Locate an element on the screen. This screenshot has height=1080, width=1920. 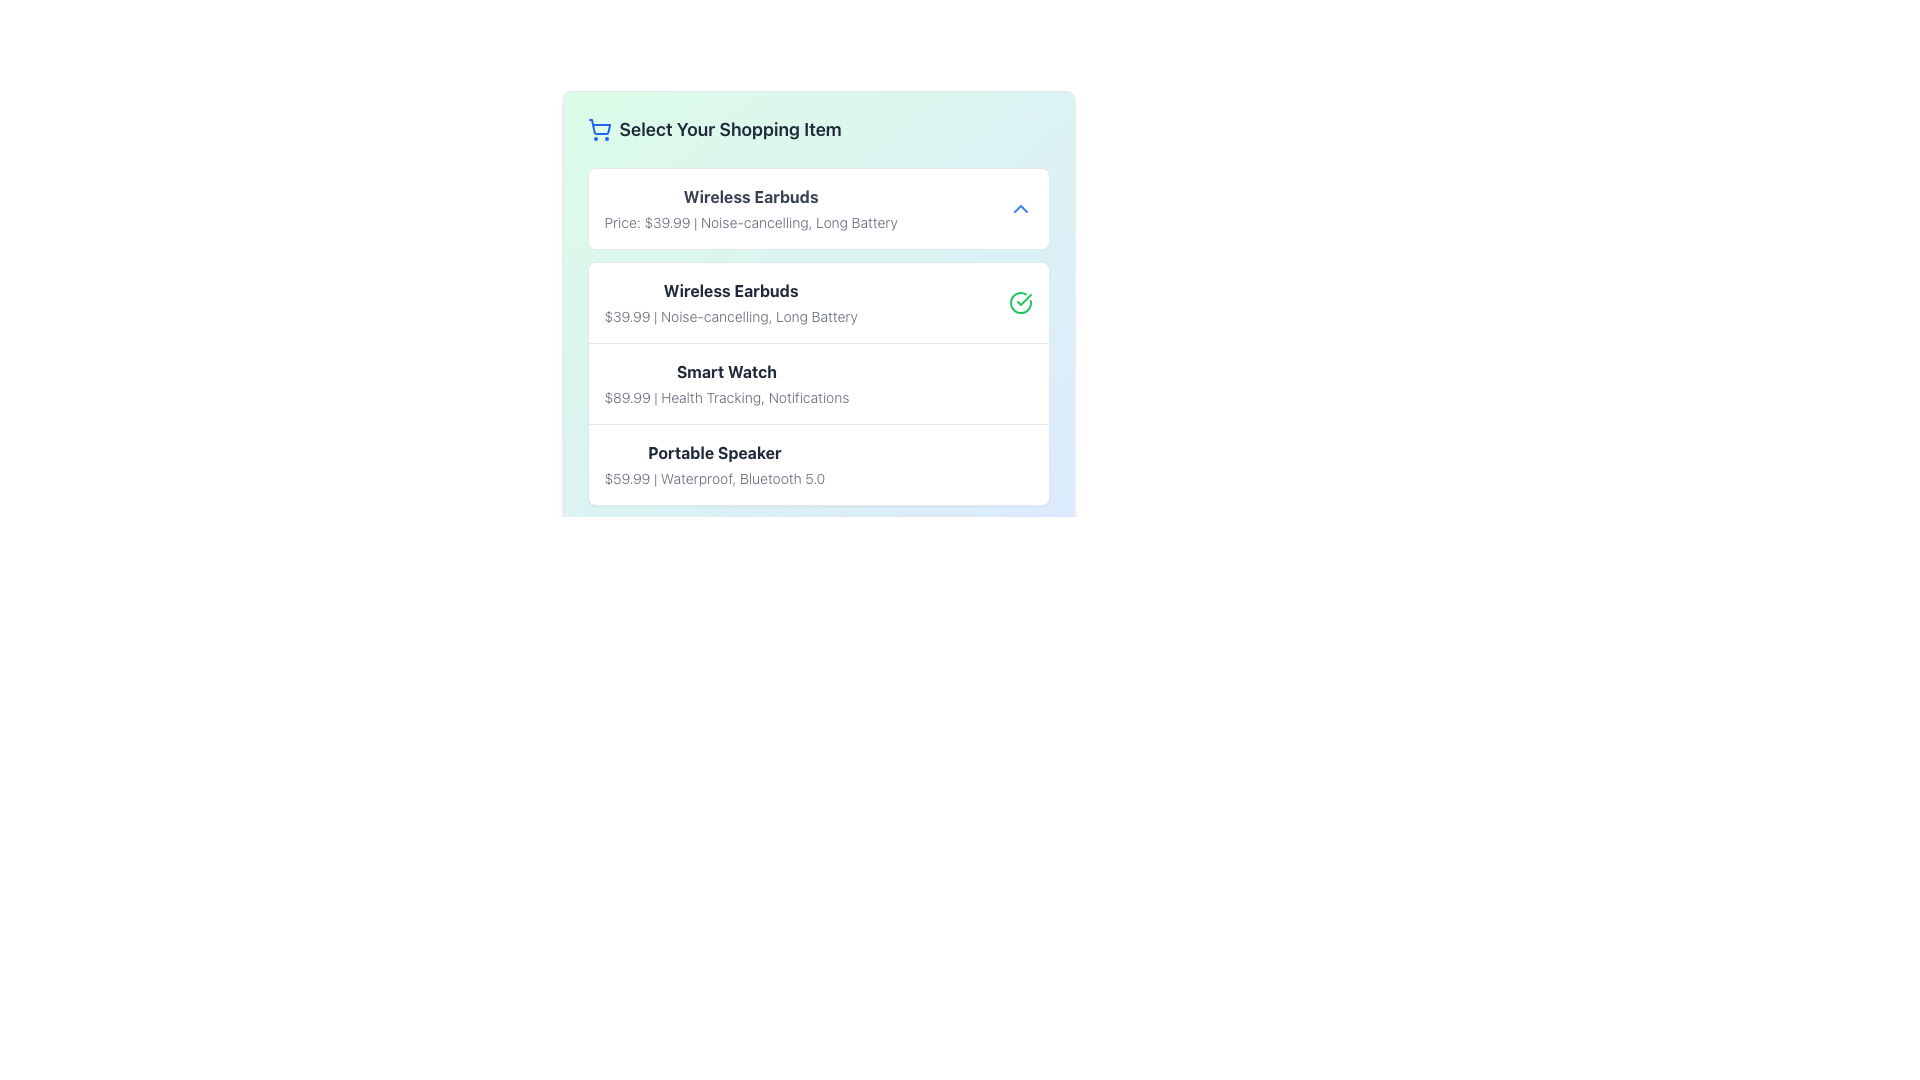
the text label displaying pricing and feature details, which reads '$39.99 | Noise-cancelling, Long Battery', located beneath the 'Wireless Earbuds' header is located at coordinates (730, 315).